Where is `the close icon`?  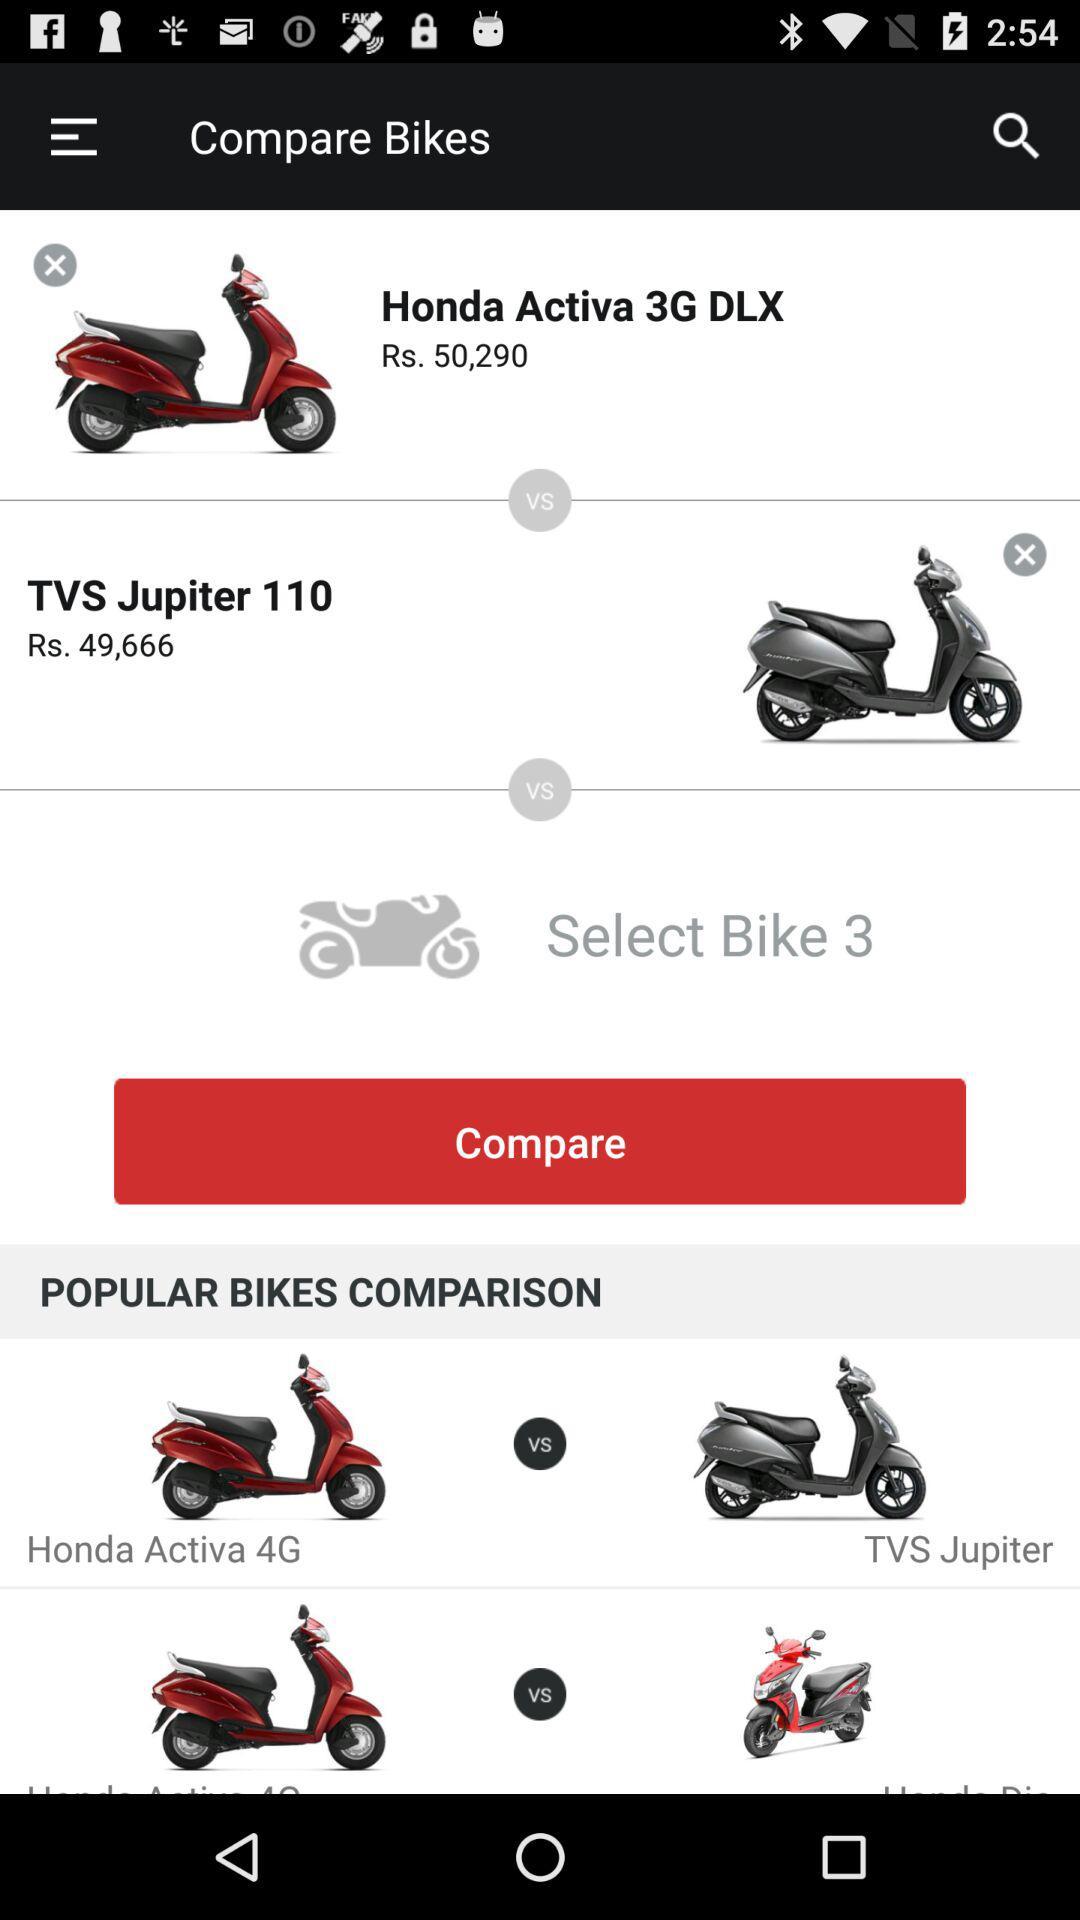 the close icon is located at coordinates (54, 282).